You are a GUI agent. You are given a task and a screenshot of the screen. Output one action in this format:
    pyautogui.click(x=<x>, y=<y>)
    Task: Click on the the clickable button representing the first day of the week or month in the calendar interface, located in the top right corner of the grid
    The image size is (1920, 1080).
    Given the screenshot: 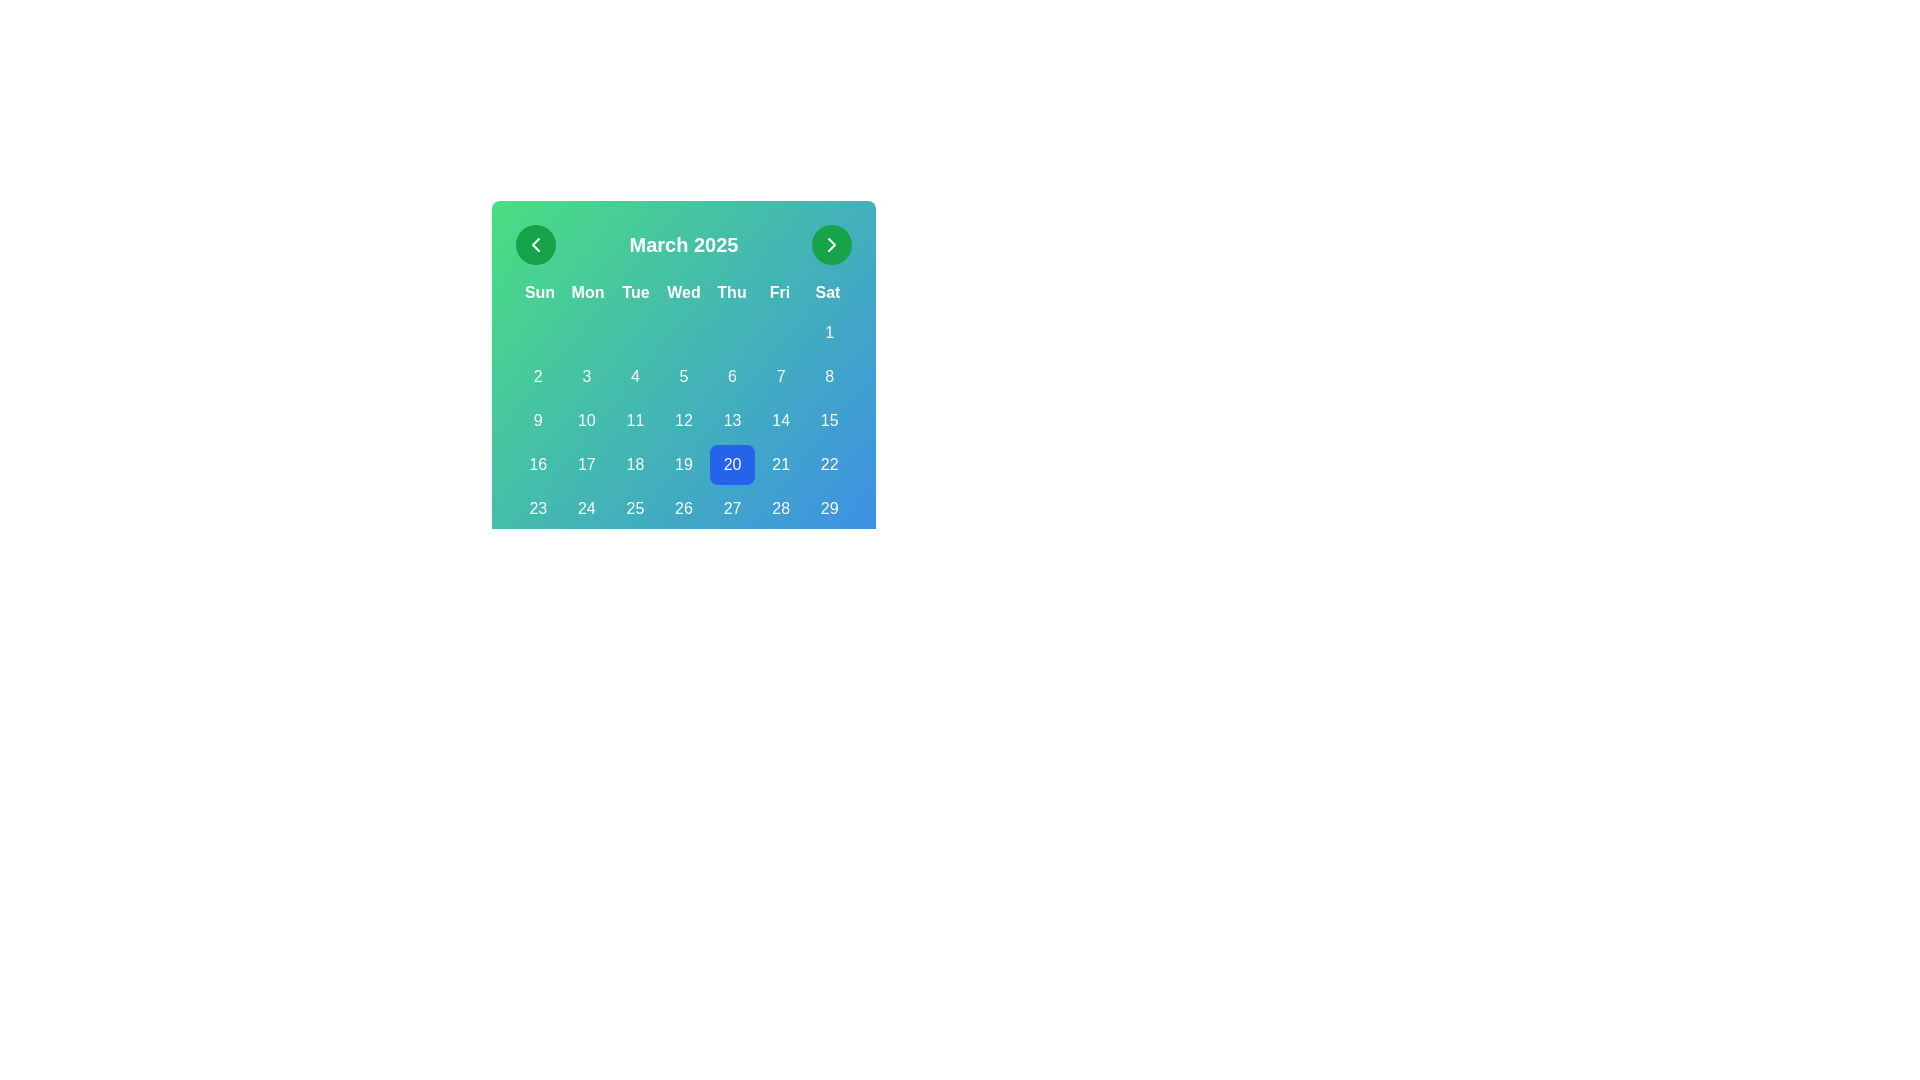 What is the action you would take?
    pyautogui.click(x=829, y=331)
    